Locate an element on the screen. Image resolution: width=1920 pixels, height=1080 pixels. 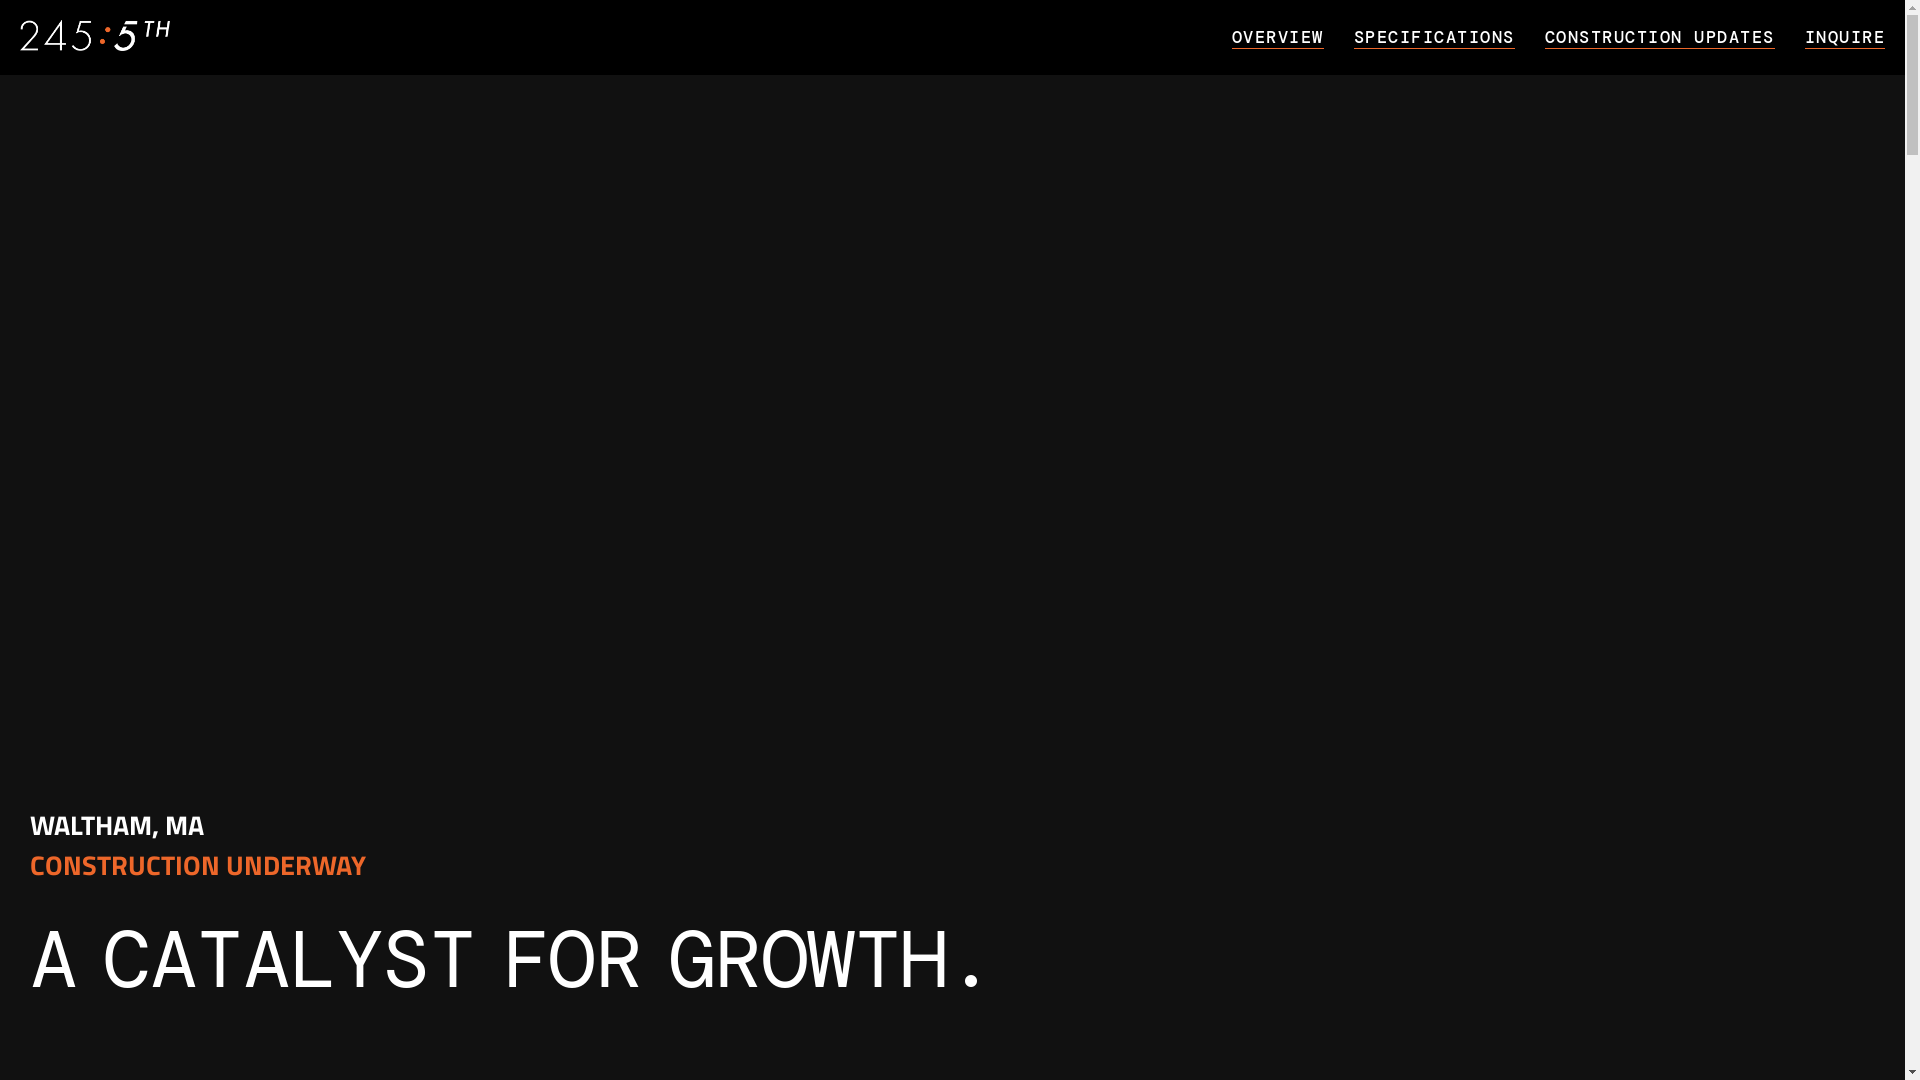
'SPECIFICATIONS' is located at coordinates (1449, 35).